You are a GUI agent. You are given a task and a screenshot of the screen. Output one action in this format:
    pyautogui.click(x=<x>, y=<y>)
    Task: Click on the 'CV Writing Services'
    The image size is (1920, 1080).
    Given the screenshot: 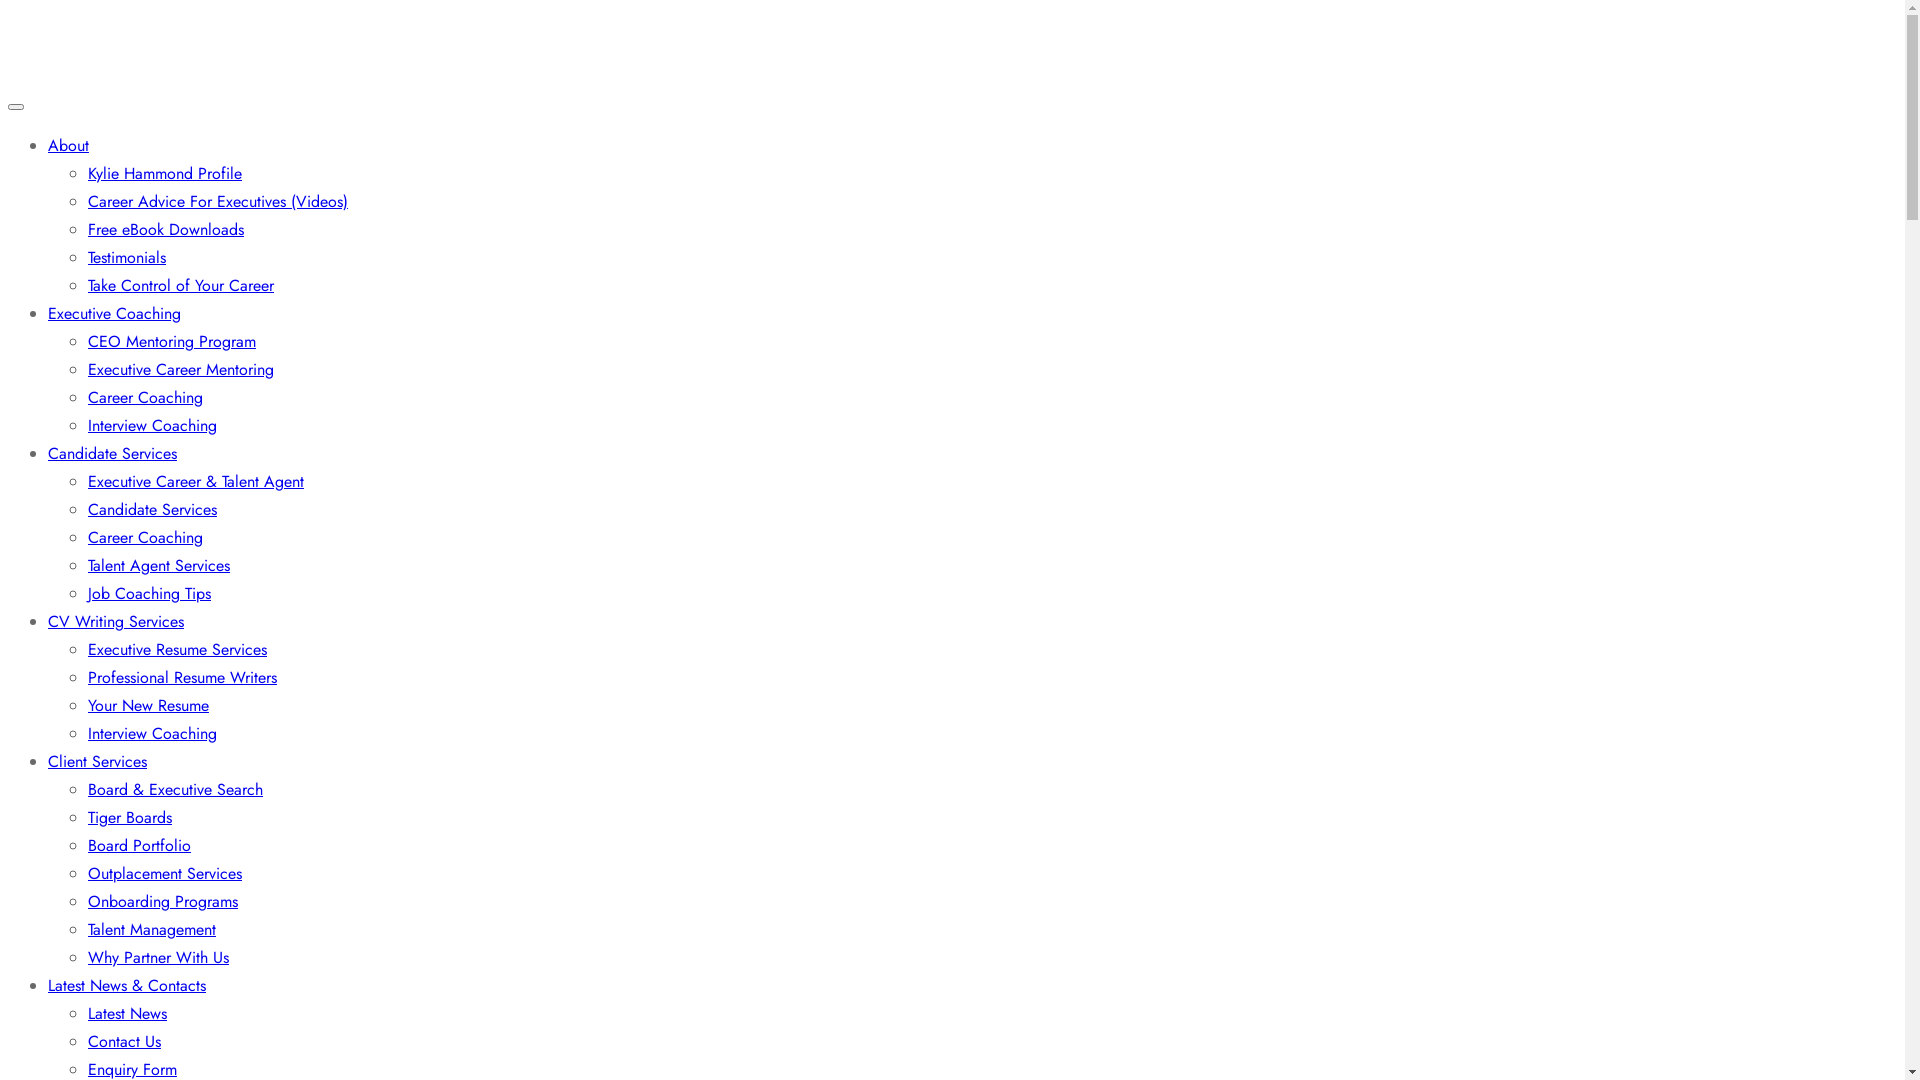 What is the action you would take?
    pyautogui.click(x=114, y=620)
    